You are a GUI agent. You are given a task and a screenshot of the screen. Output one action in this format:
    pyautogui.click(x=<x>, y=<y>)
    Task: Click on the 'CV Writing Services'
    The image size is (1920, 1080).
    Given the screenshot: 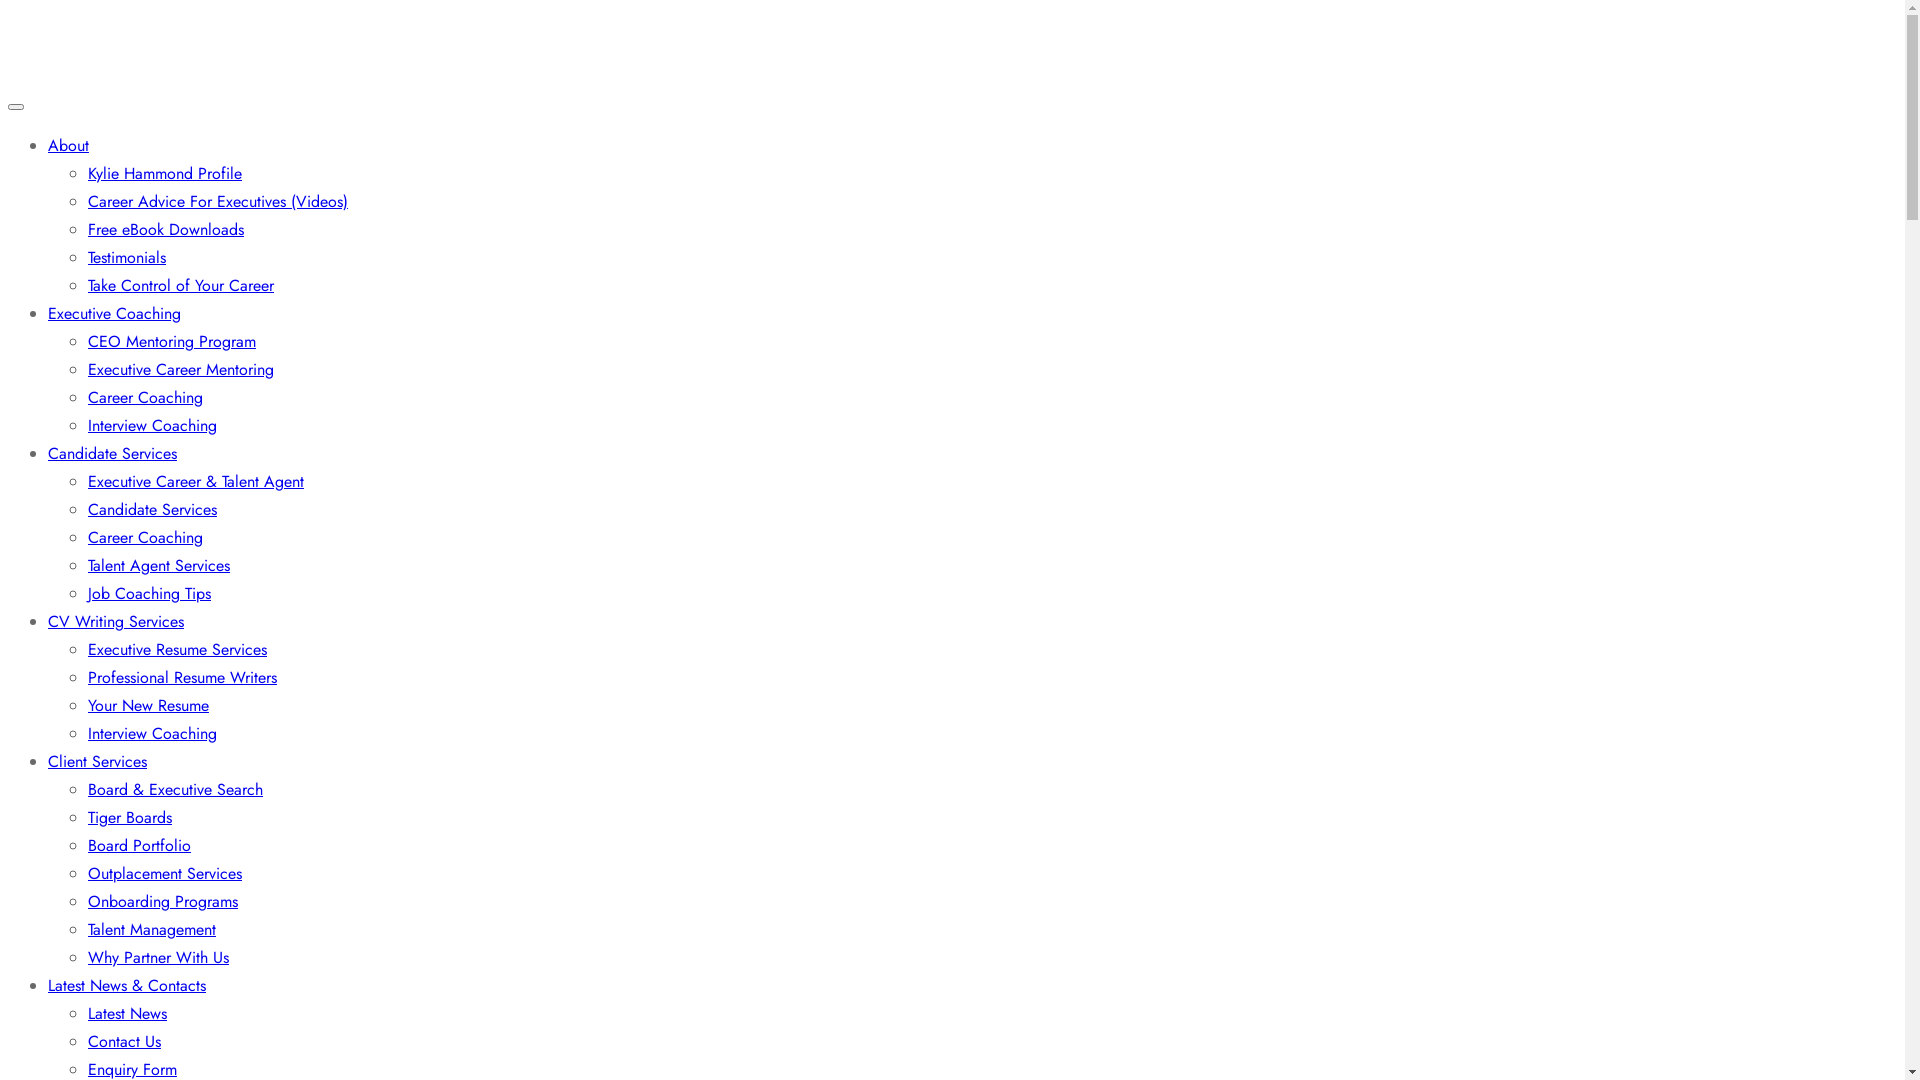 What is the action you would take?
    pyautogui.click(x=114, y=620)
    